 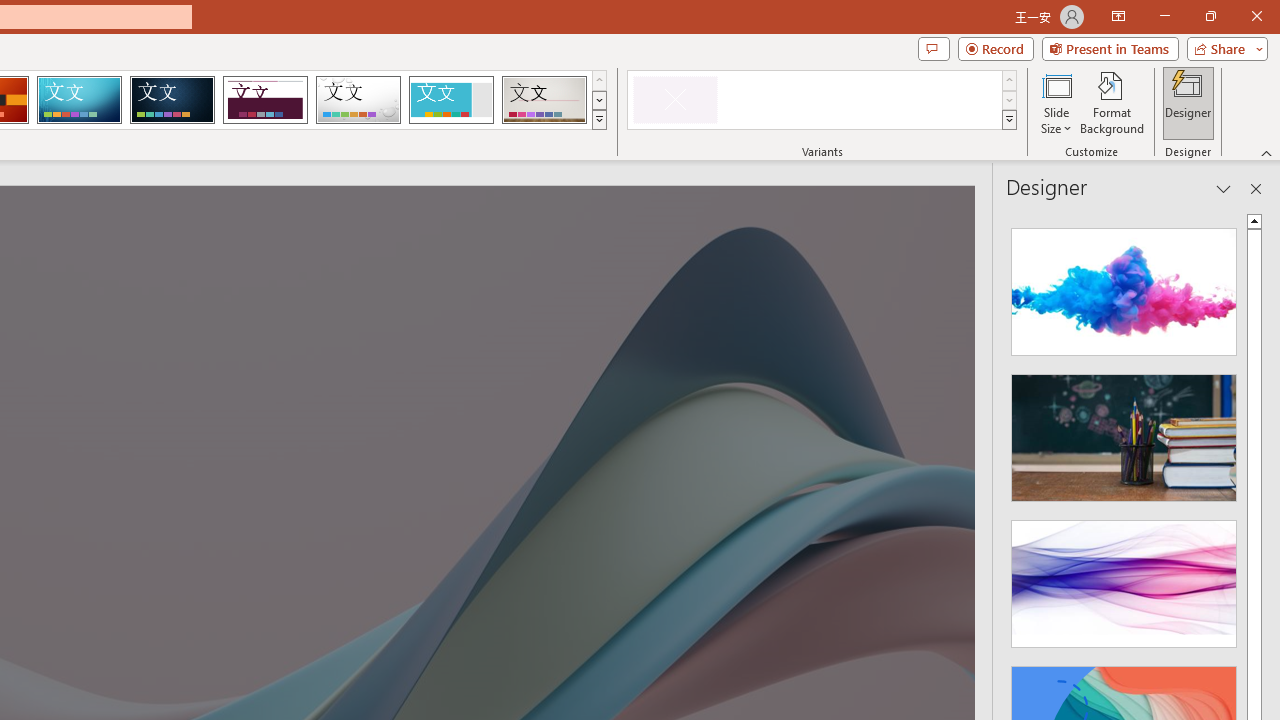 I want to click on 'Frame', so click(x=450, y=100).